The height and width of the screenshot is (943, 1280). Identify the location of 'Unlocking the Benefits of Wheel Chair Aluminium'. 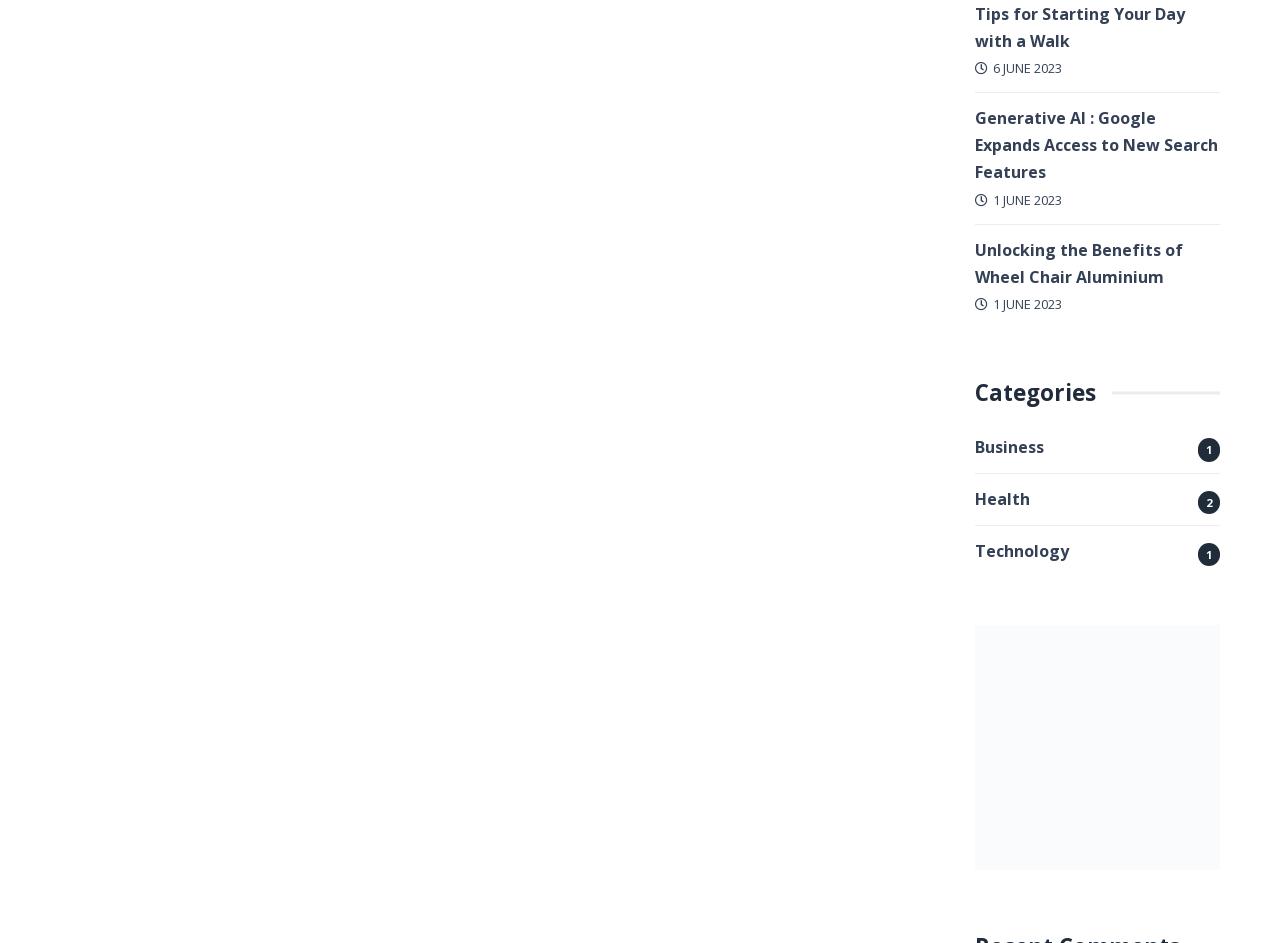
(1078, 262).